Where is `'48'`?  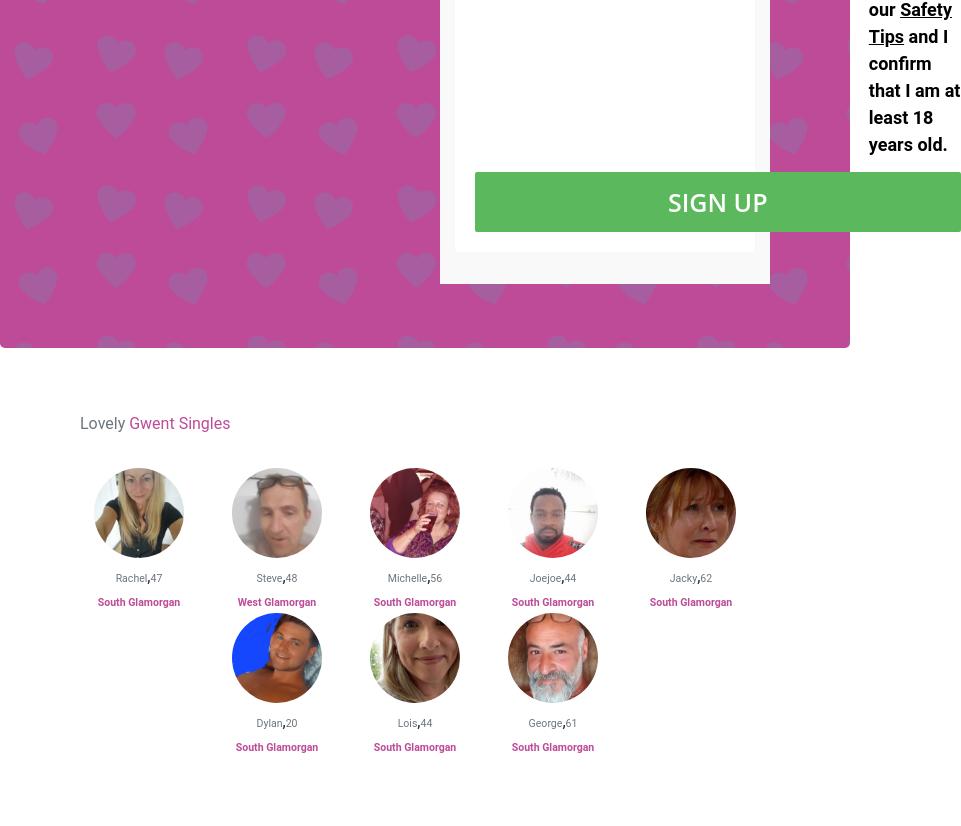 '48' is located at coordinates (290, 577).